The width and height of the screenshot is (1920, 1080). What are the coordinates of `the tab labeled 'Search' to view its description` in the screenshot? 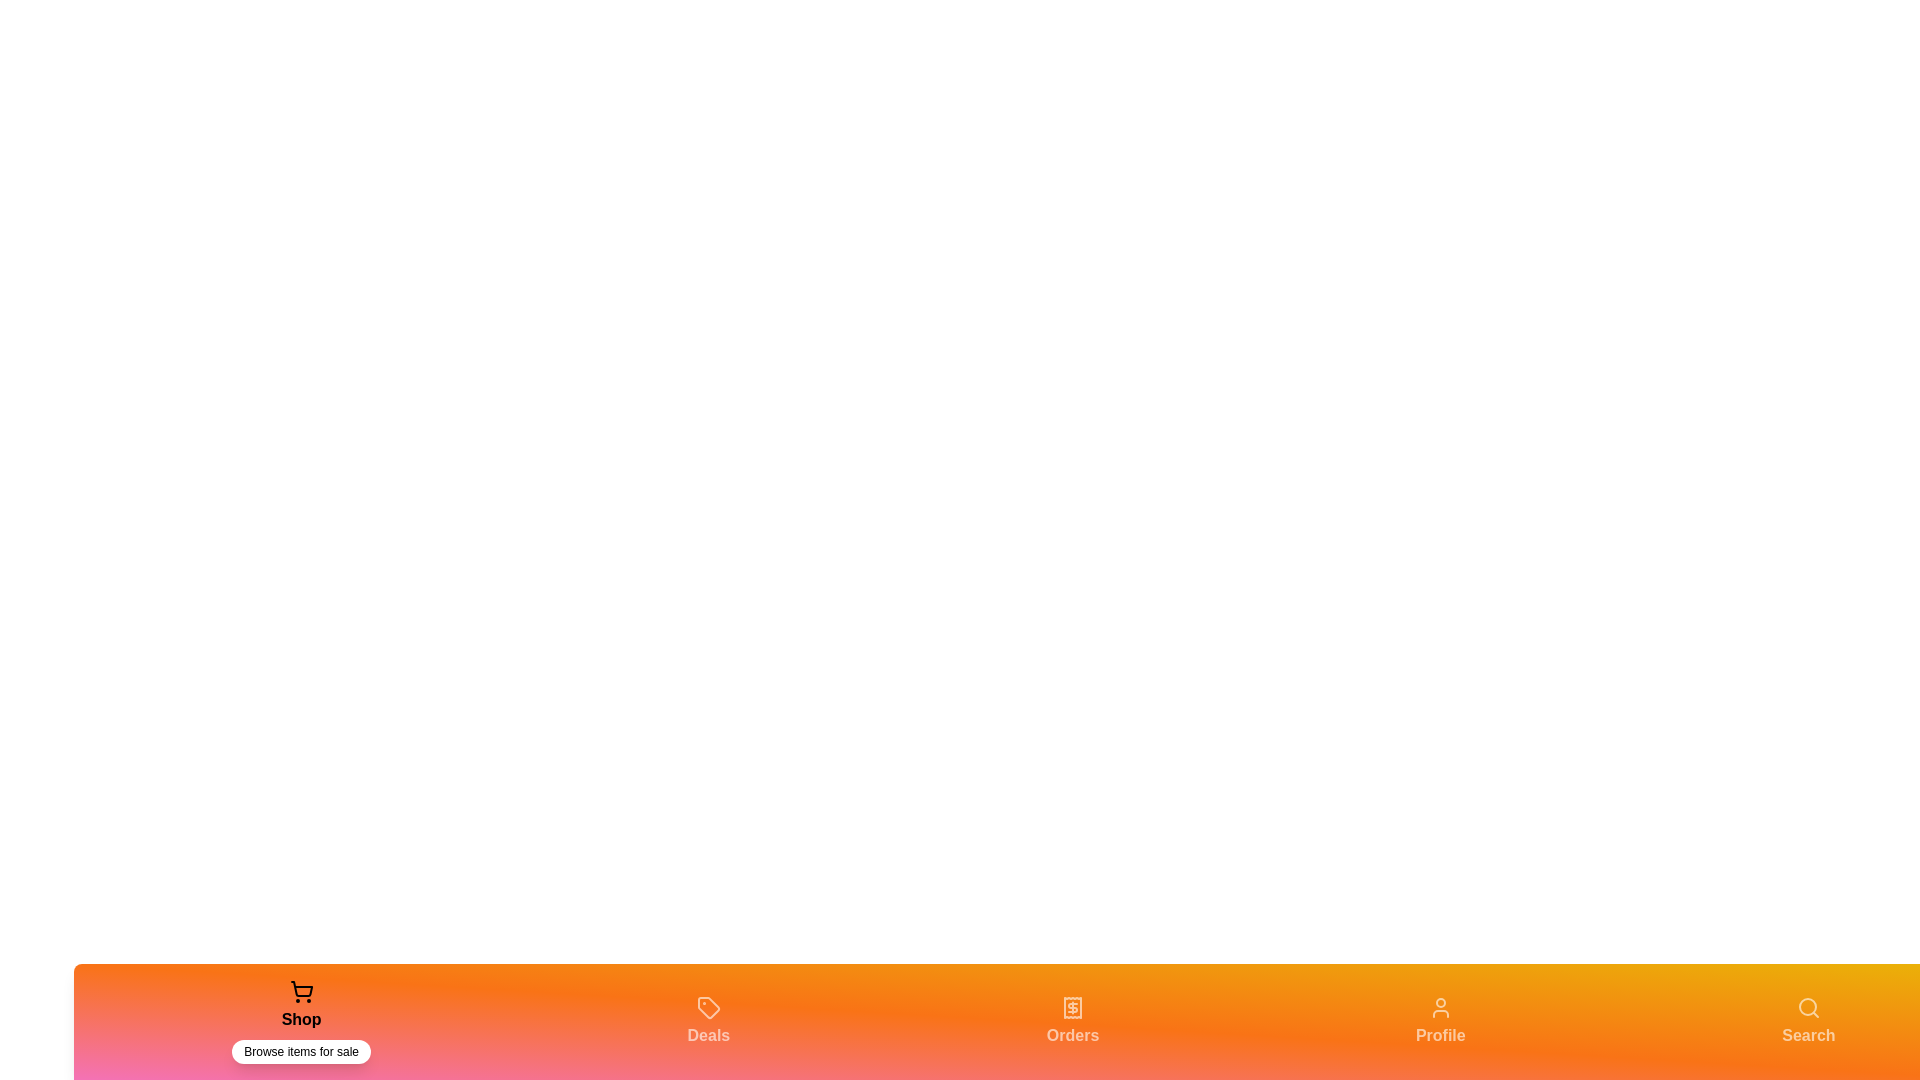 It's located at (1808, 1022).